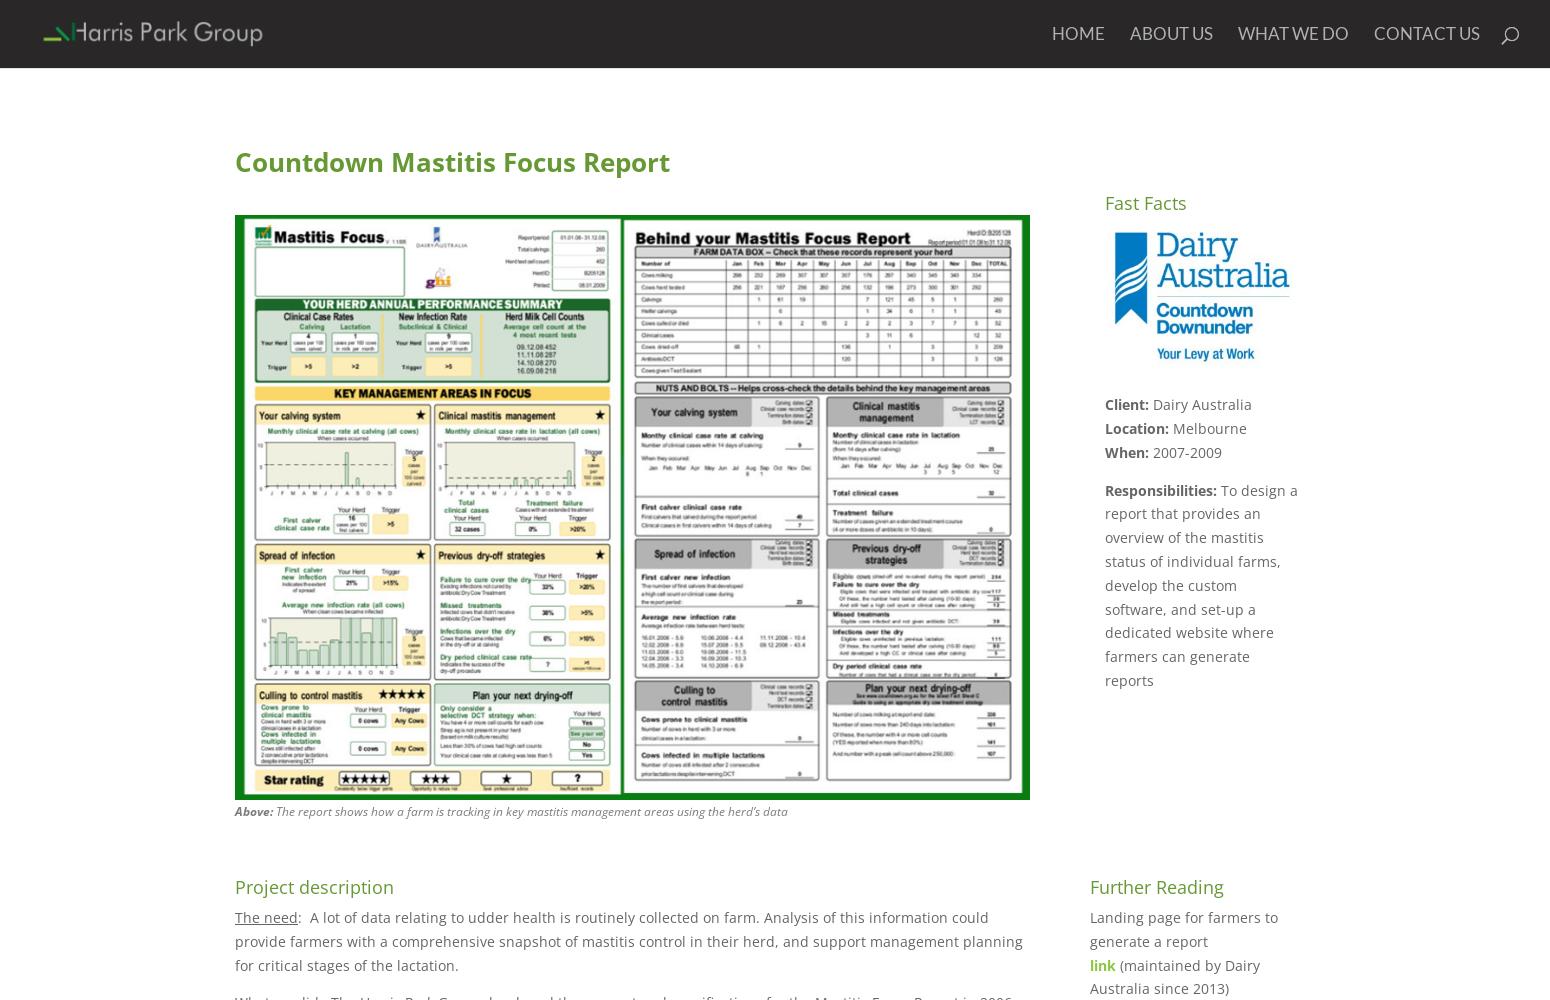  What do you see at coordinates (1425, 33) in the screenshot?
I see `'Contact Us'` at bounding box center [1425, 33].